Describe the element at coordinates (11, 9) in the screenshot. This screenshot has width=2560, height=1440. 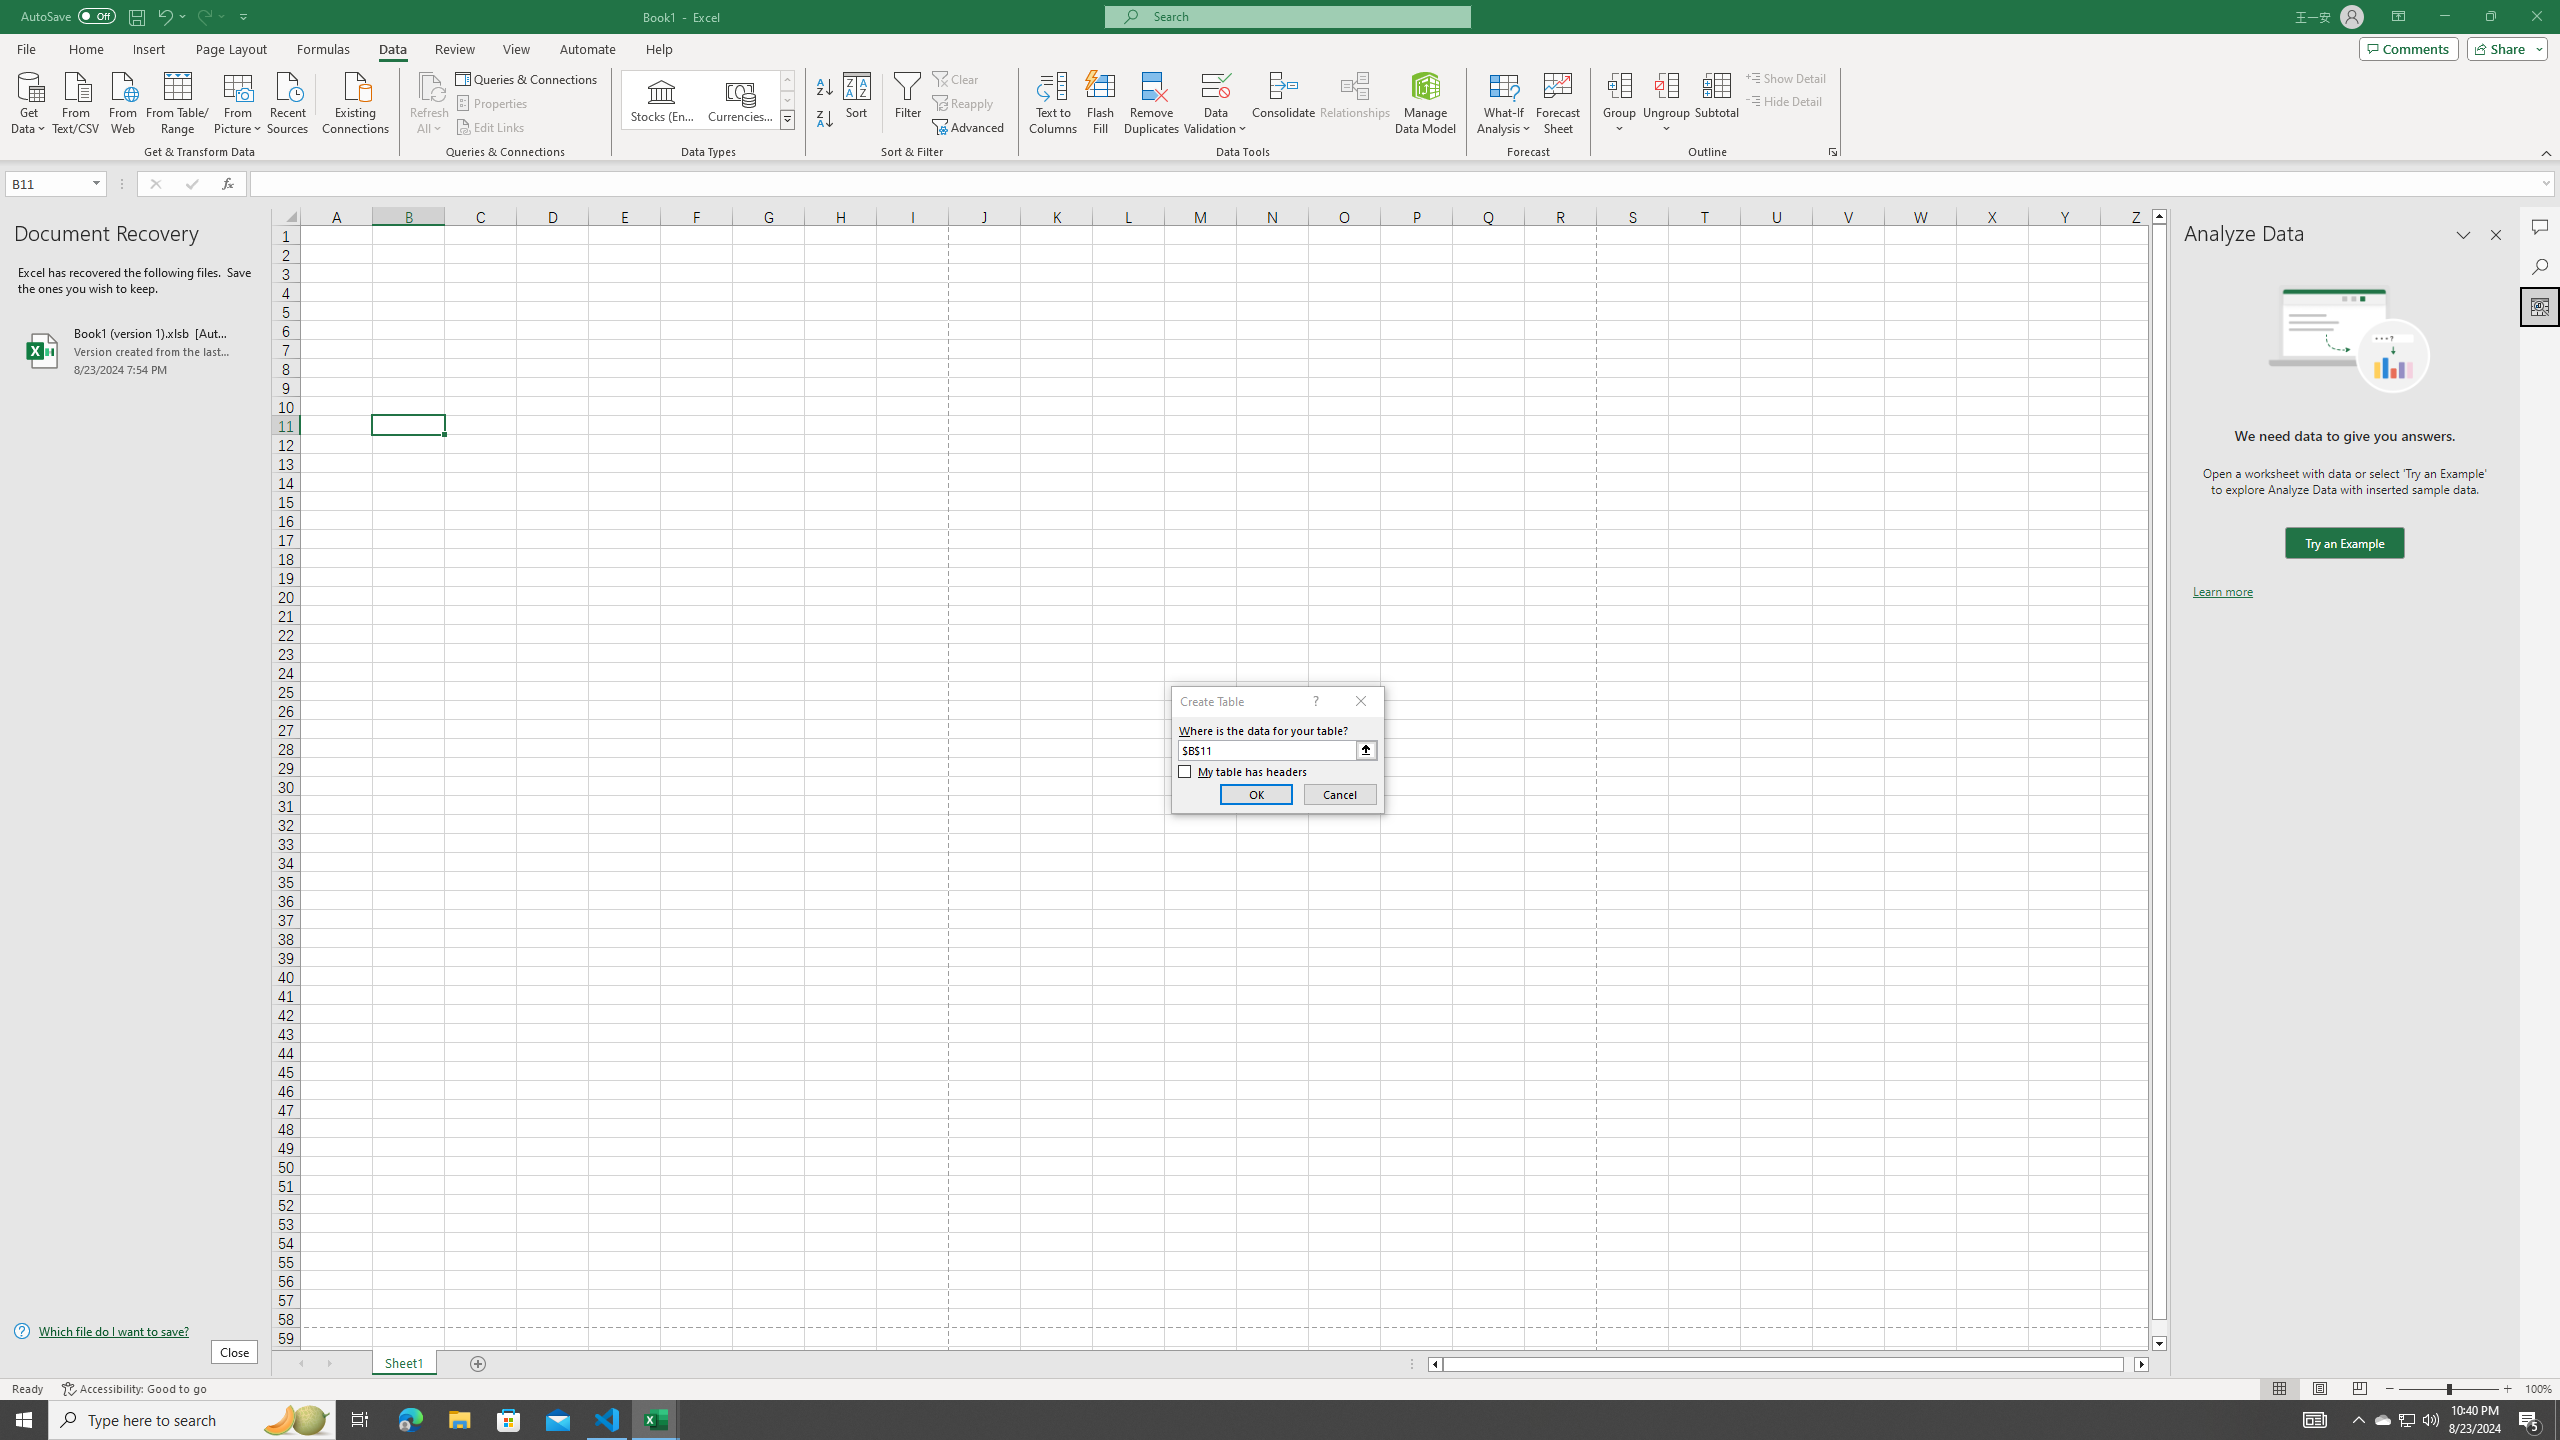
I see `'System'` at that location.